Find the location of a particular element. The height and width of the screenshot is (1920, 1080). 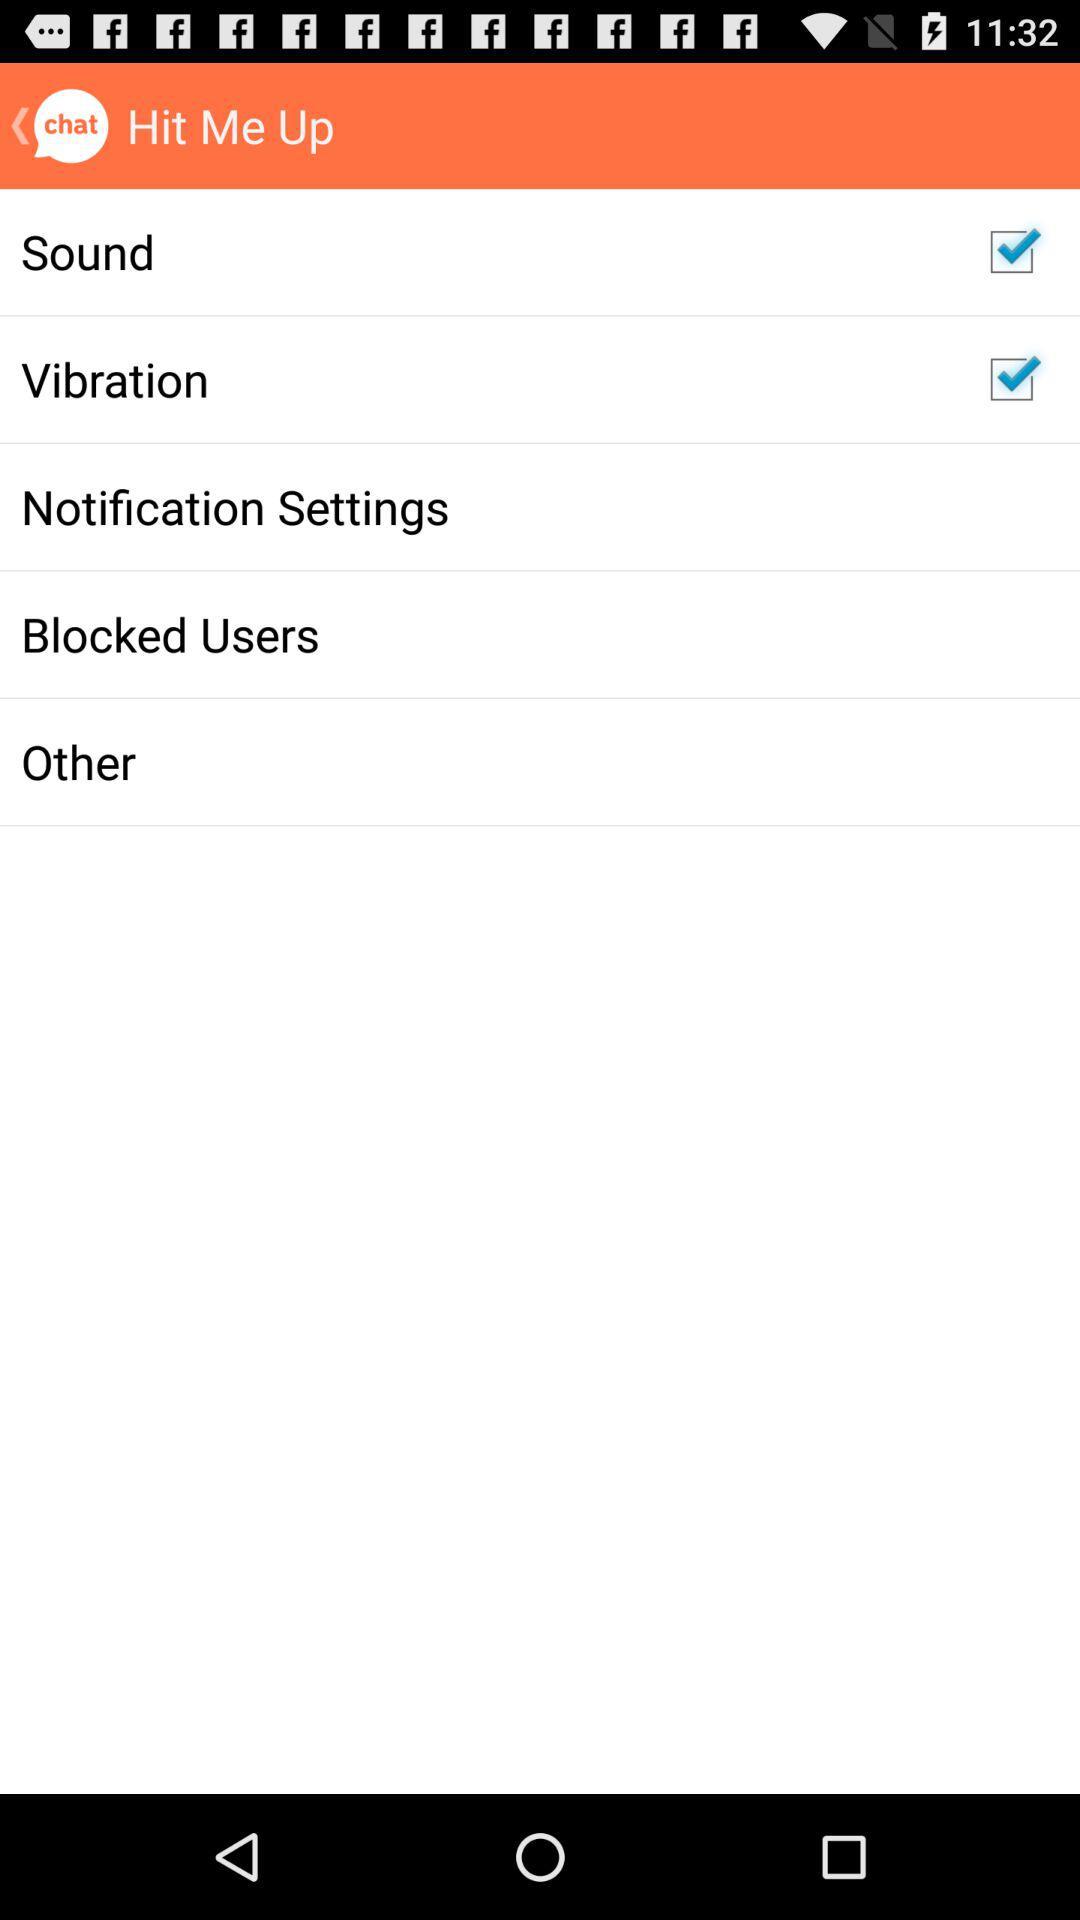

the item above the notification settings item is located at coordinates (484, 379).